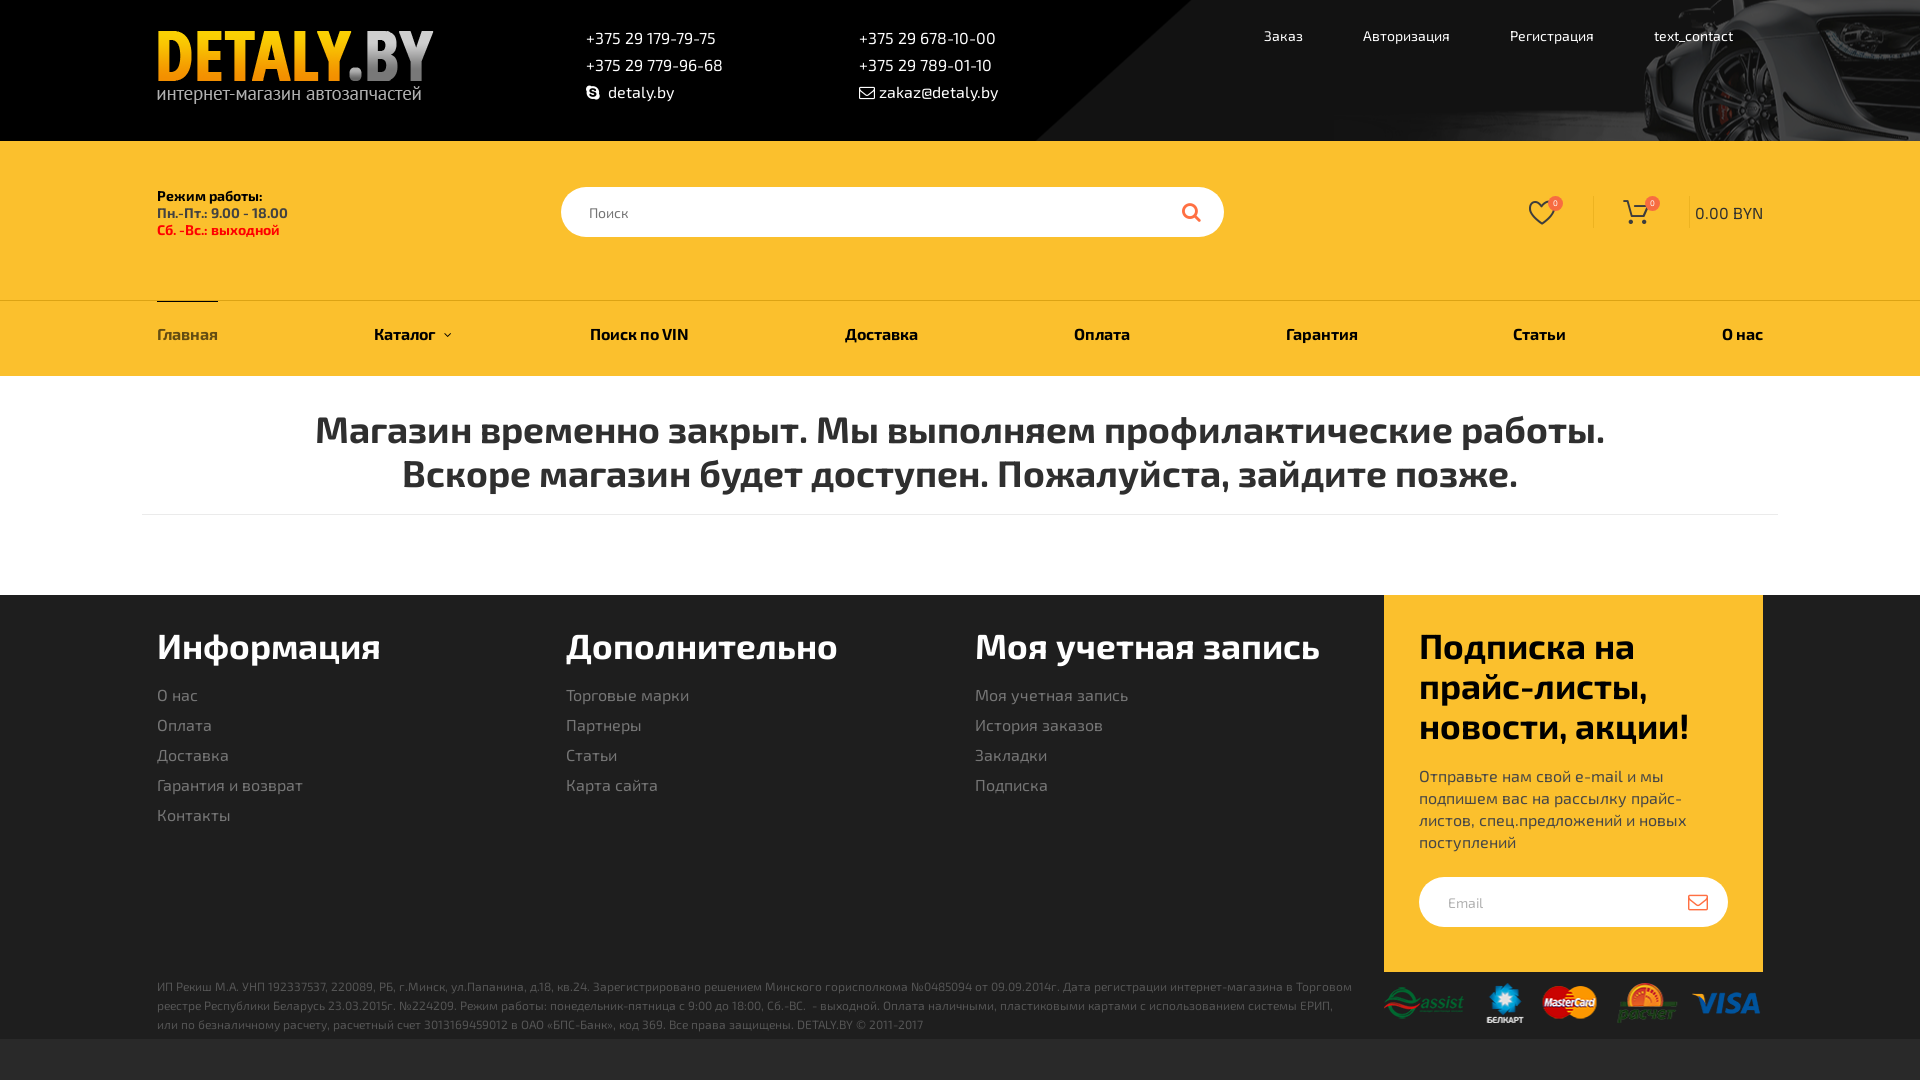  I want to click on '0, so click(1678, 212).